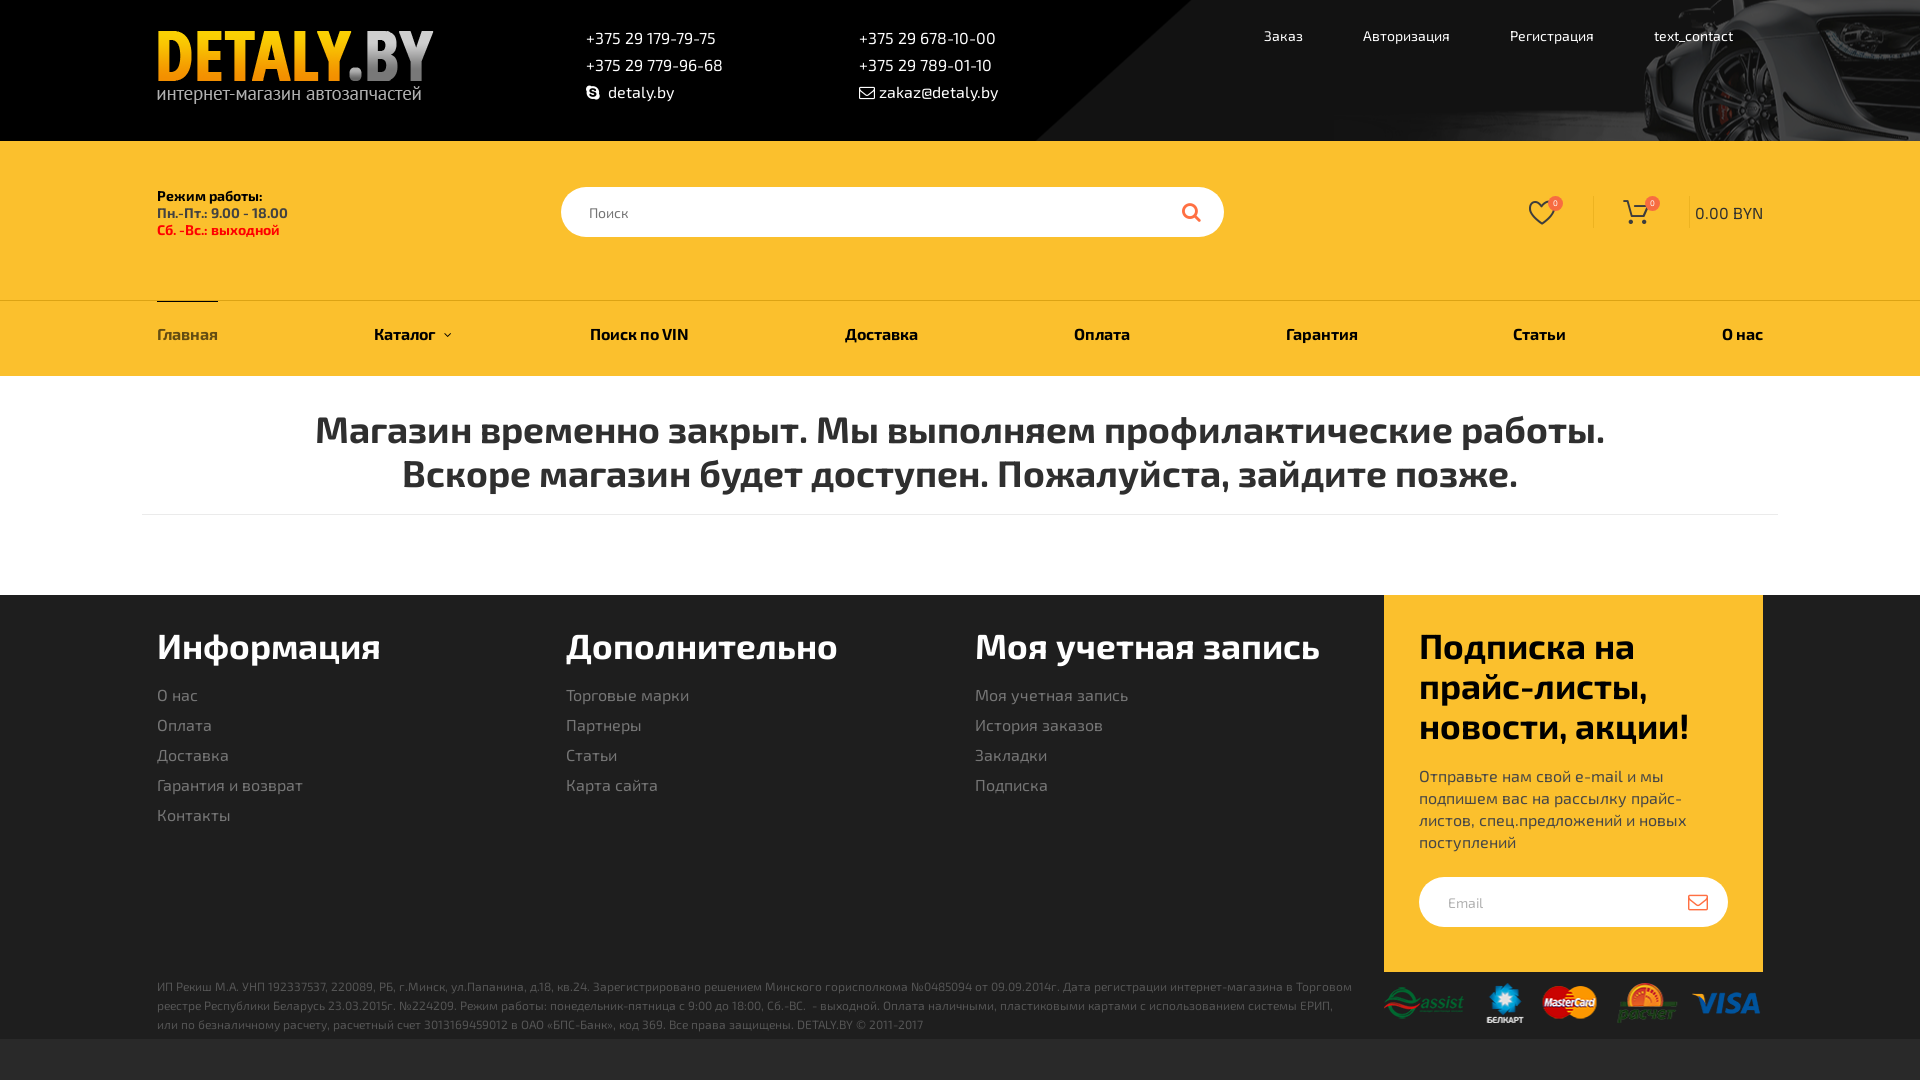  I want to click on '0, so click(1678, 212).